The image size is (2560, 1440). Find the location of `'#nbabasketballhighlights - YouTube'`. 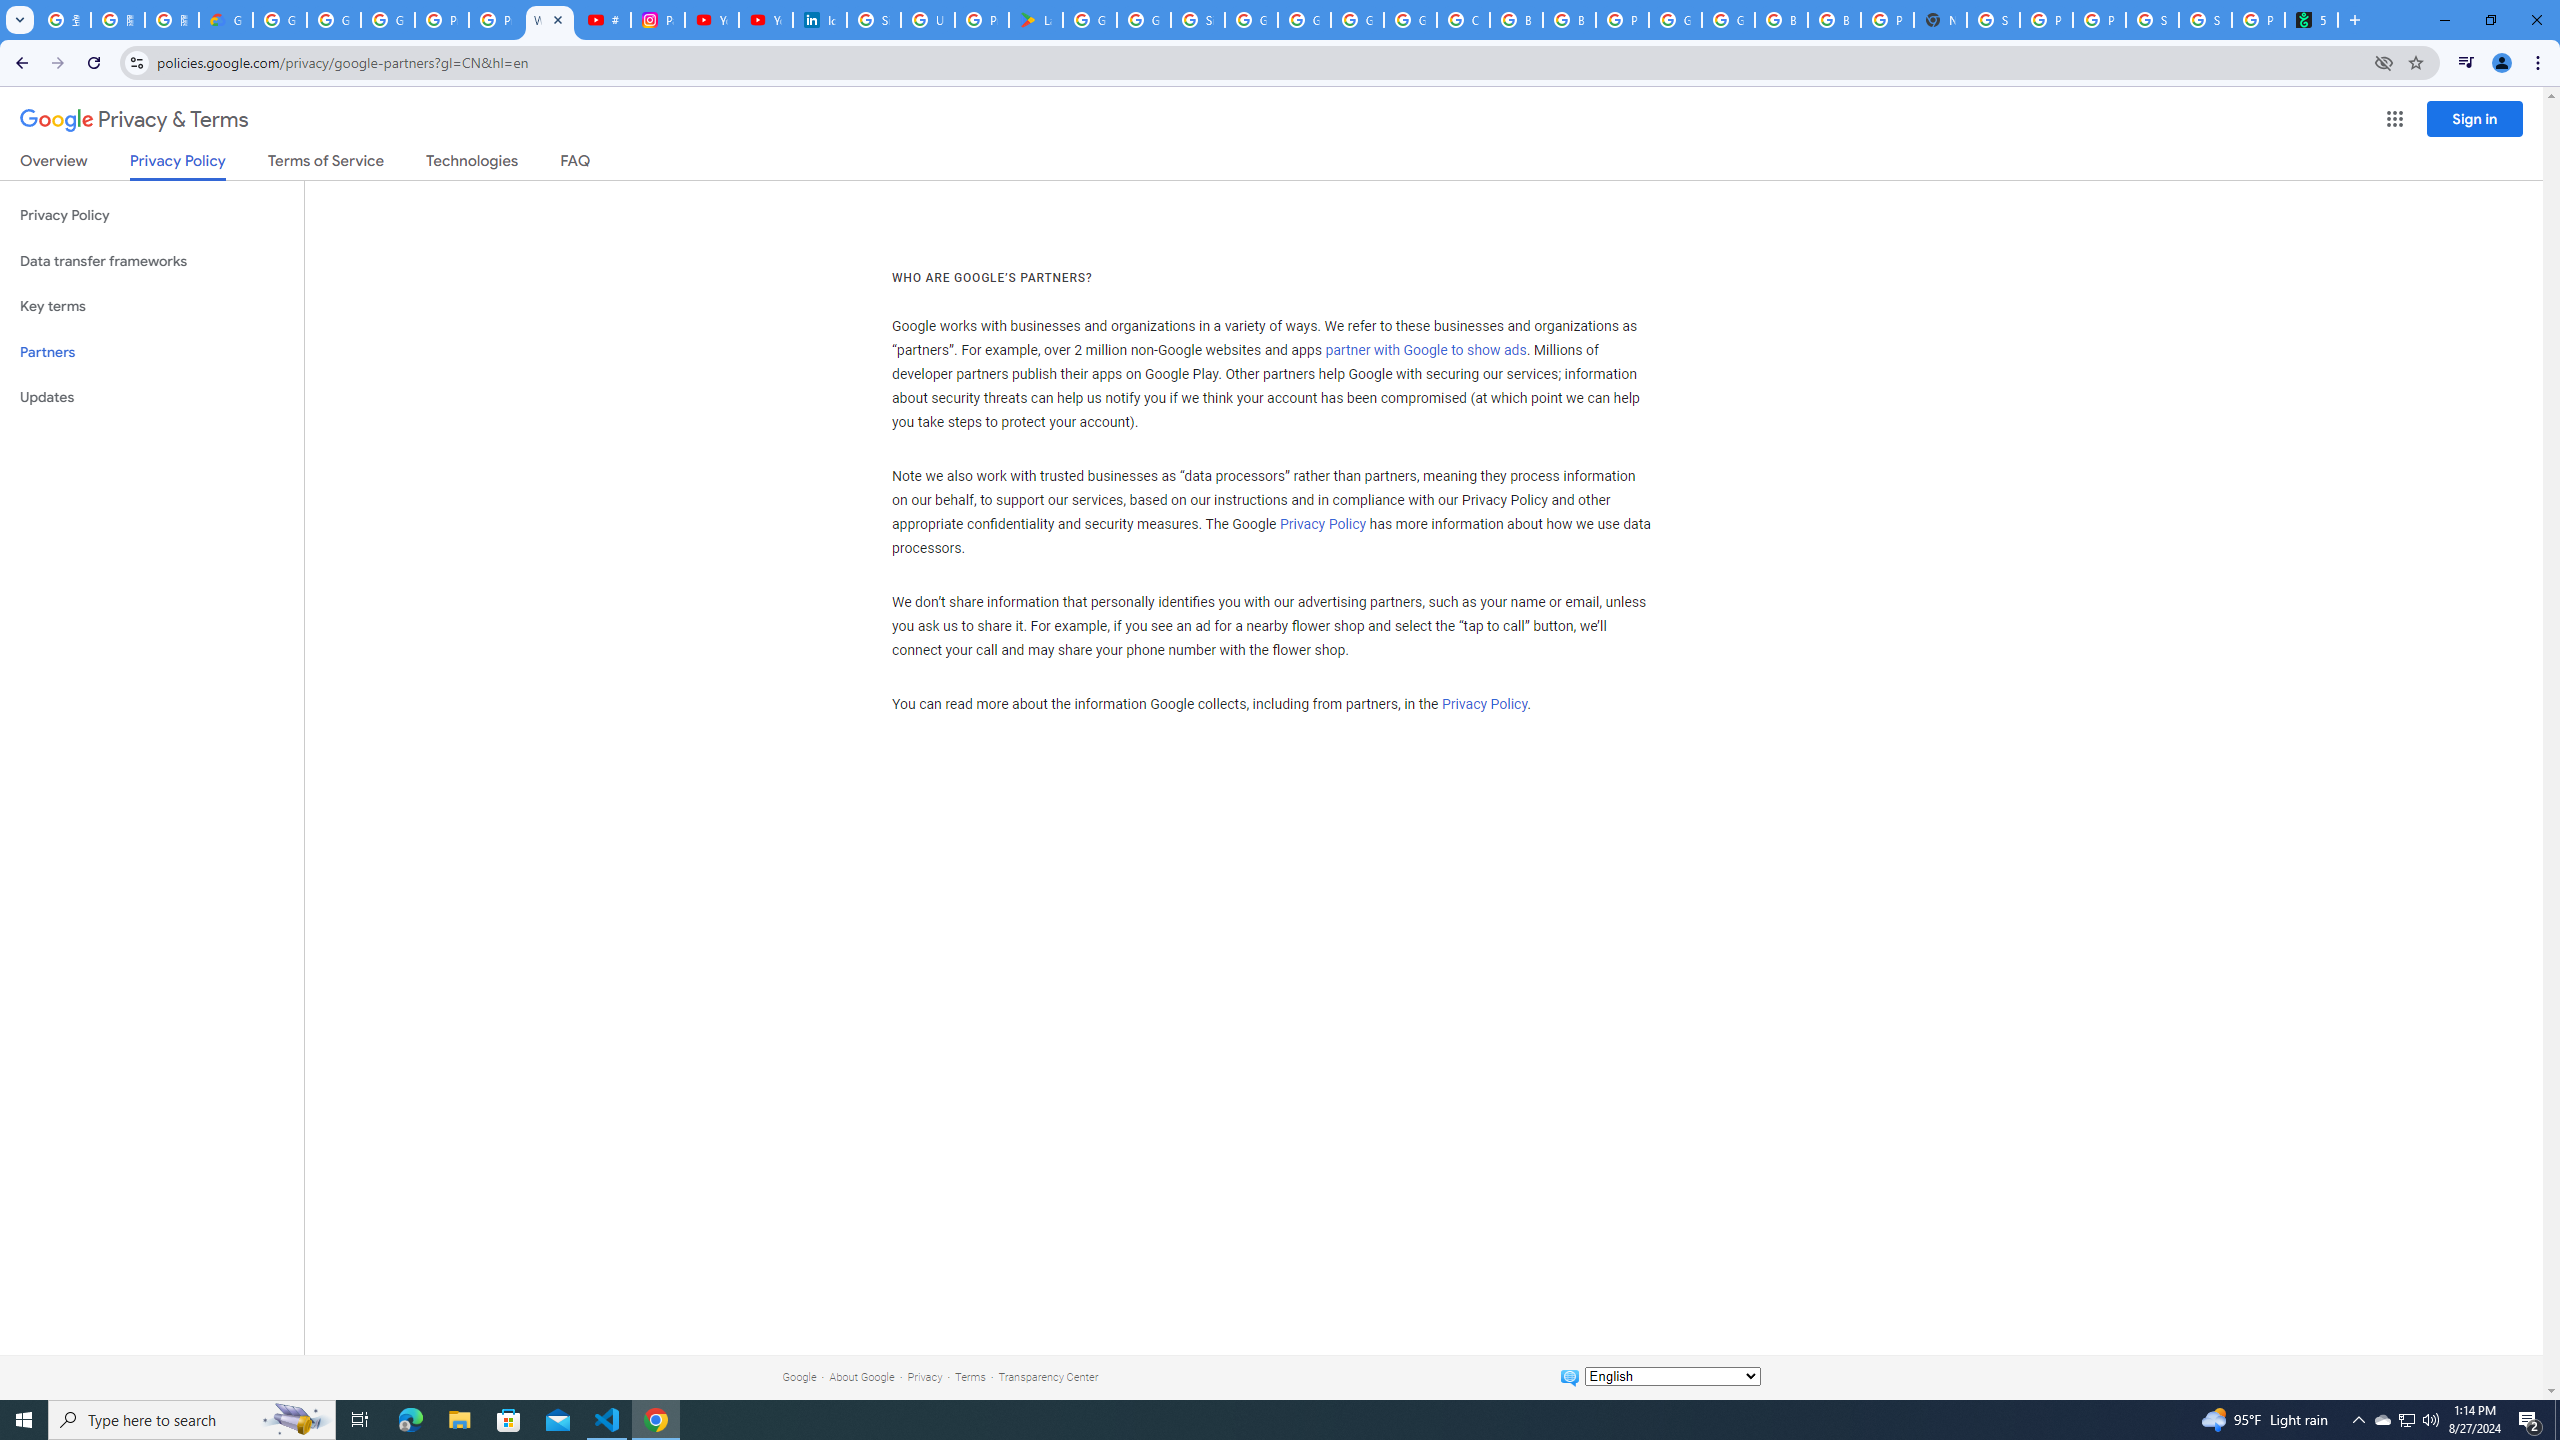

'#nbabasketballhighlights - YouTube' is located at coordinates (603, 19).